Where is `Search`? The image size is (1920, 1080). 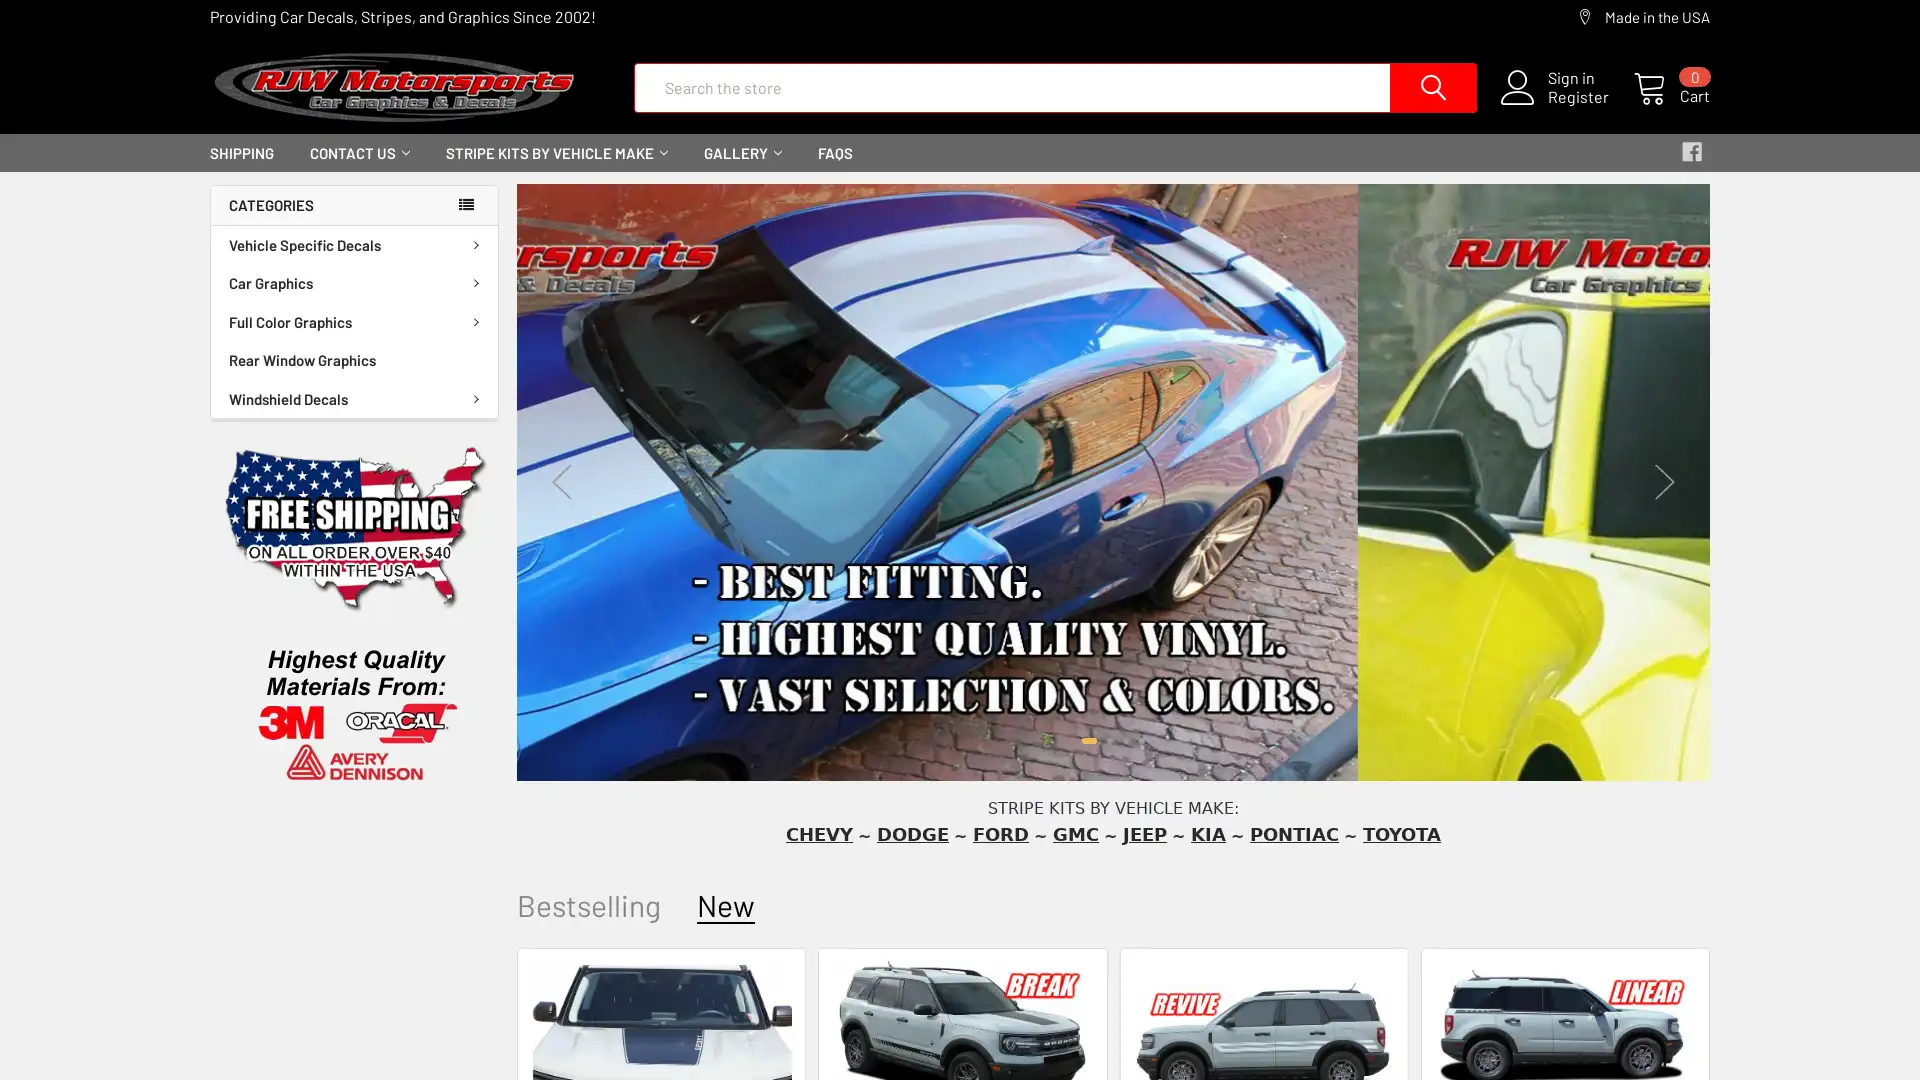
Search is located at coordinates (1416, 86).